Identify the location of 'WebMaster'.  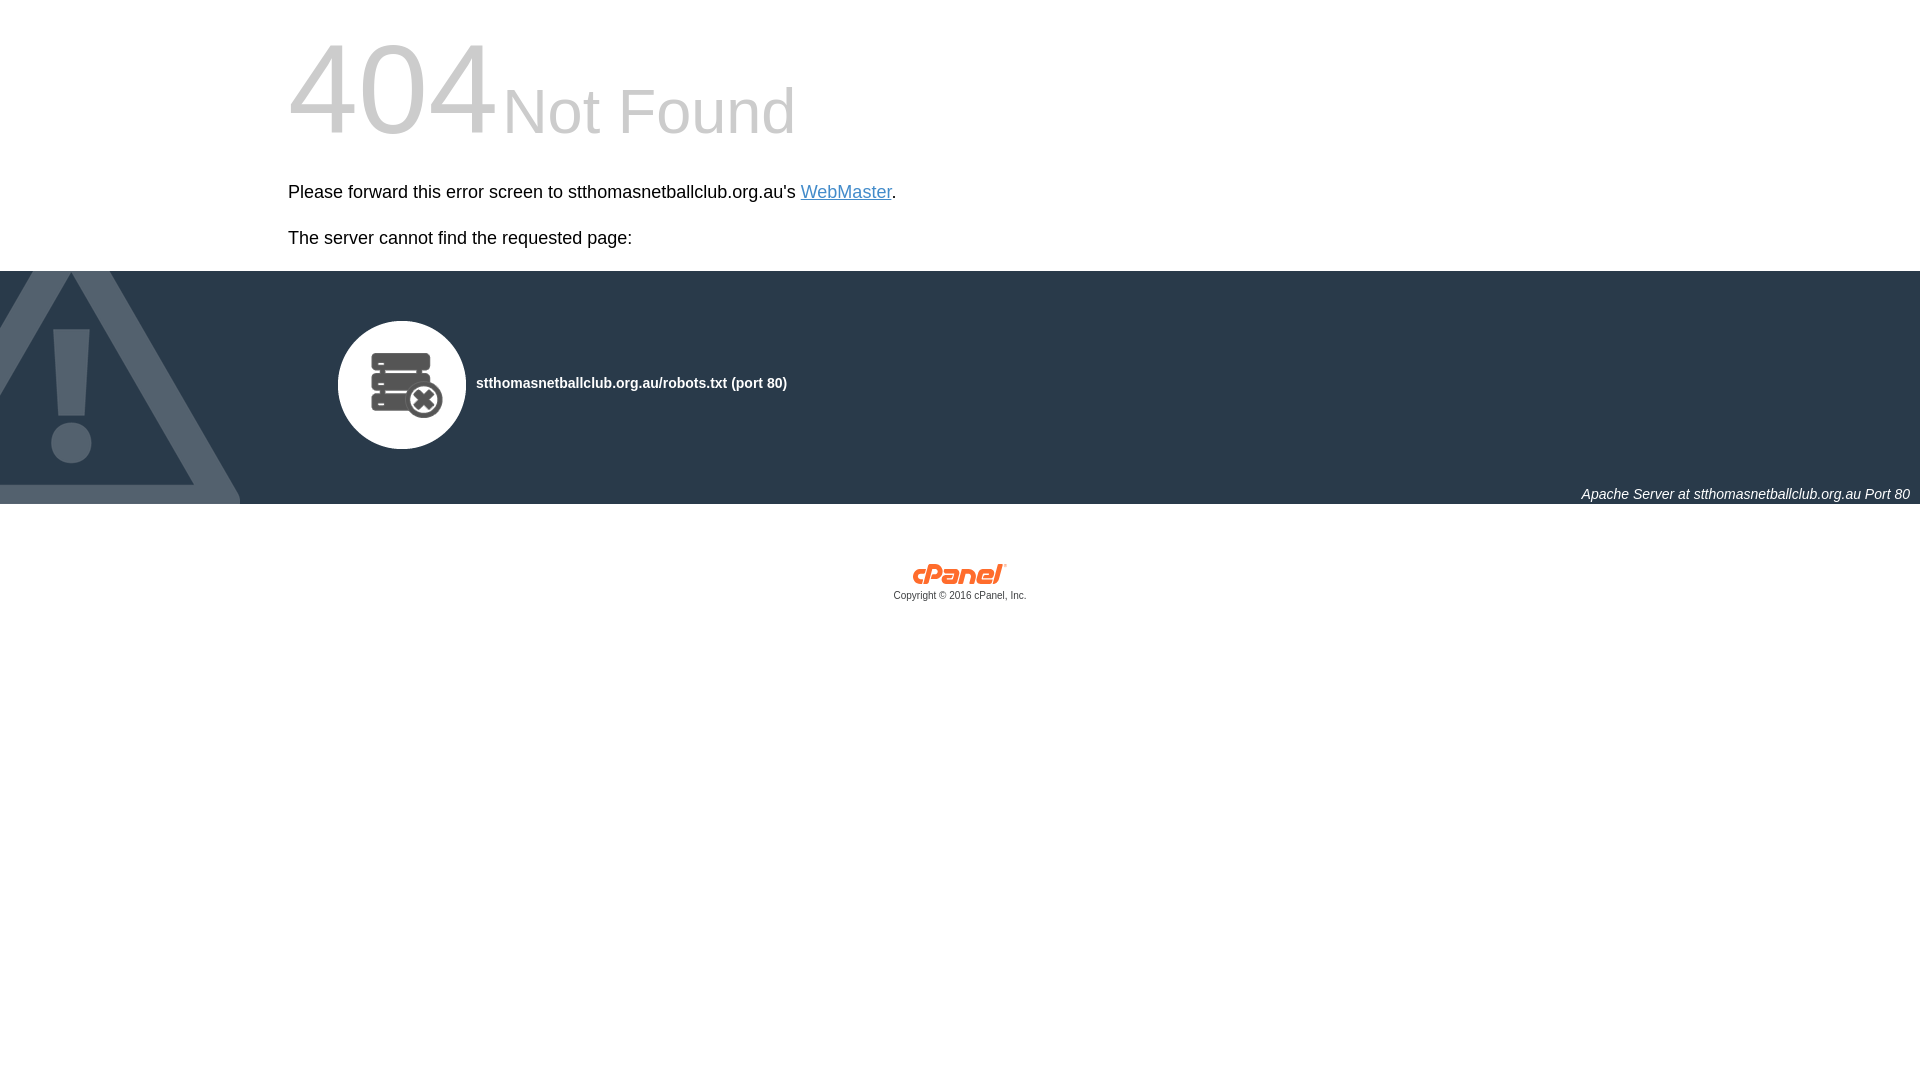
(846, 192).